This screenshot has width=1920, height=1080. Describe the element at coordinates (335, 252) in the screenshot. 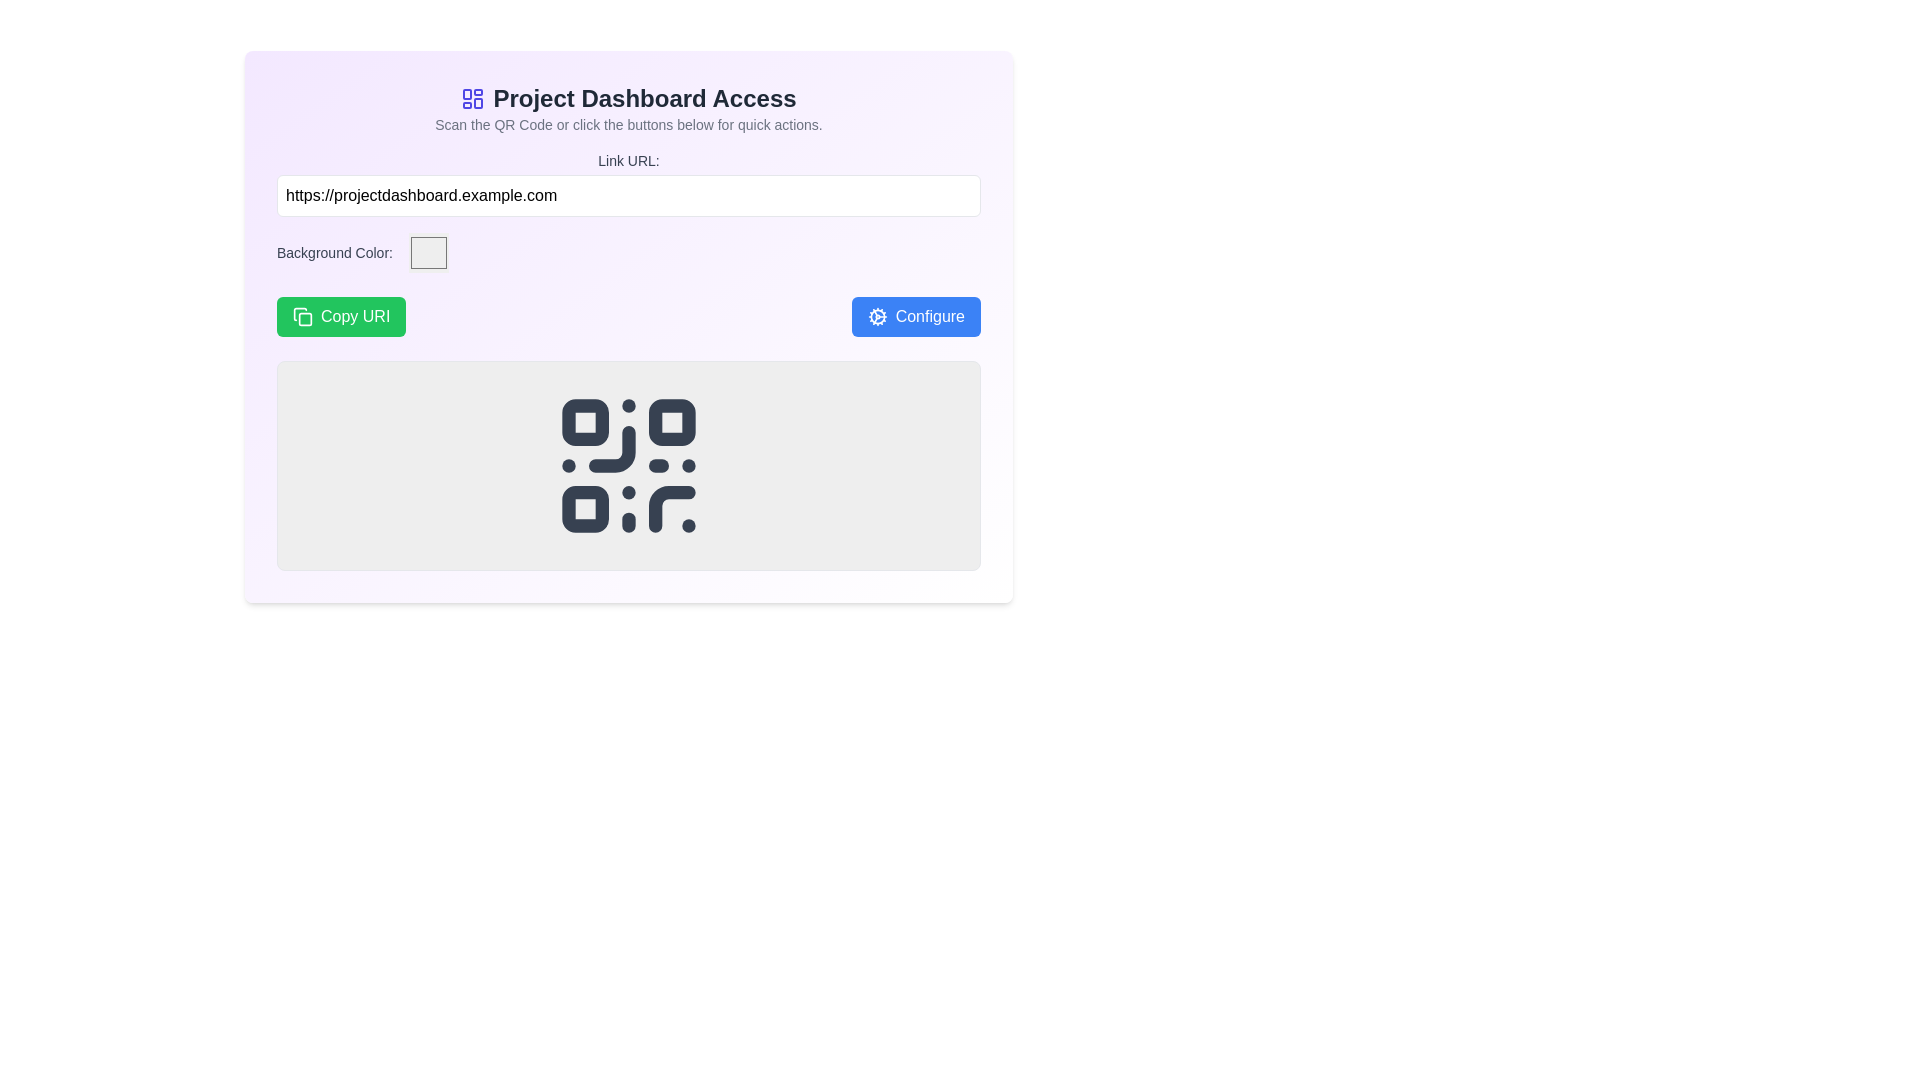

I see `the Text Label that indicates the function of the neighboring color picker box, located near the top-left corner of the page, under the URL input field and to the left of the color picker box` at that location.